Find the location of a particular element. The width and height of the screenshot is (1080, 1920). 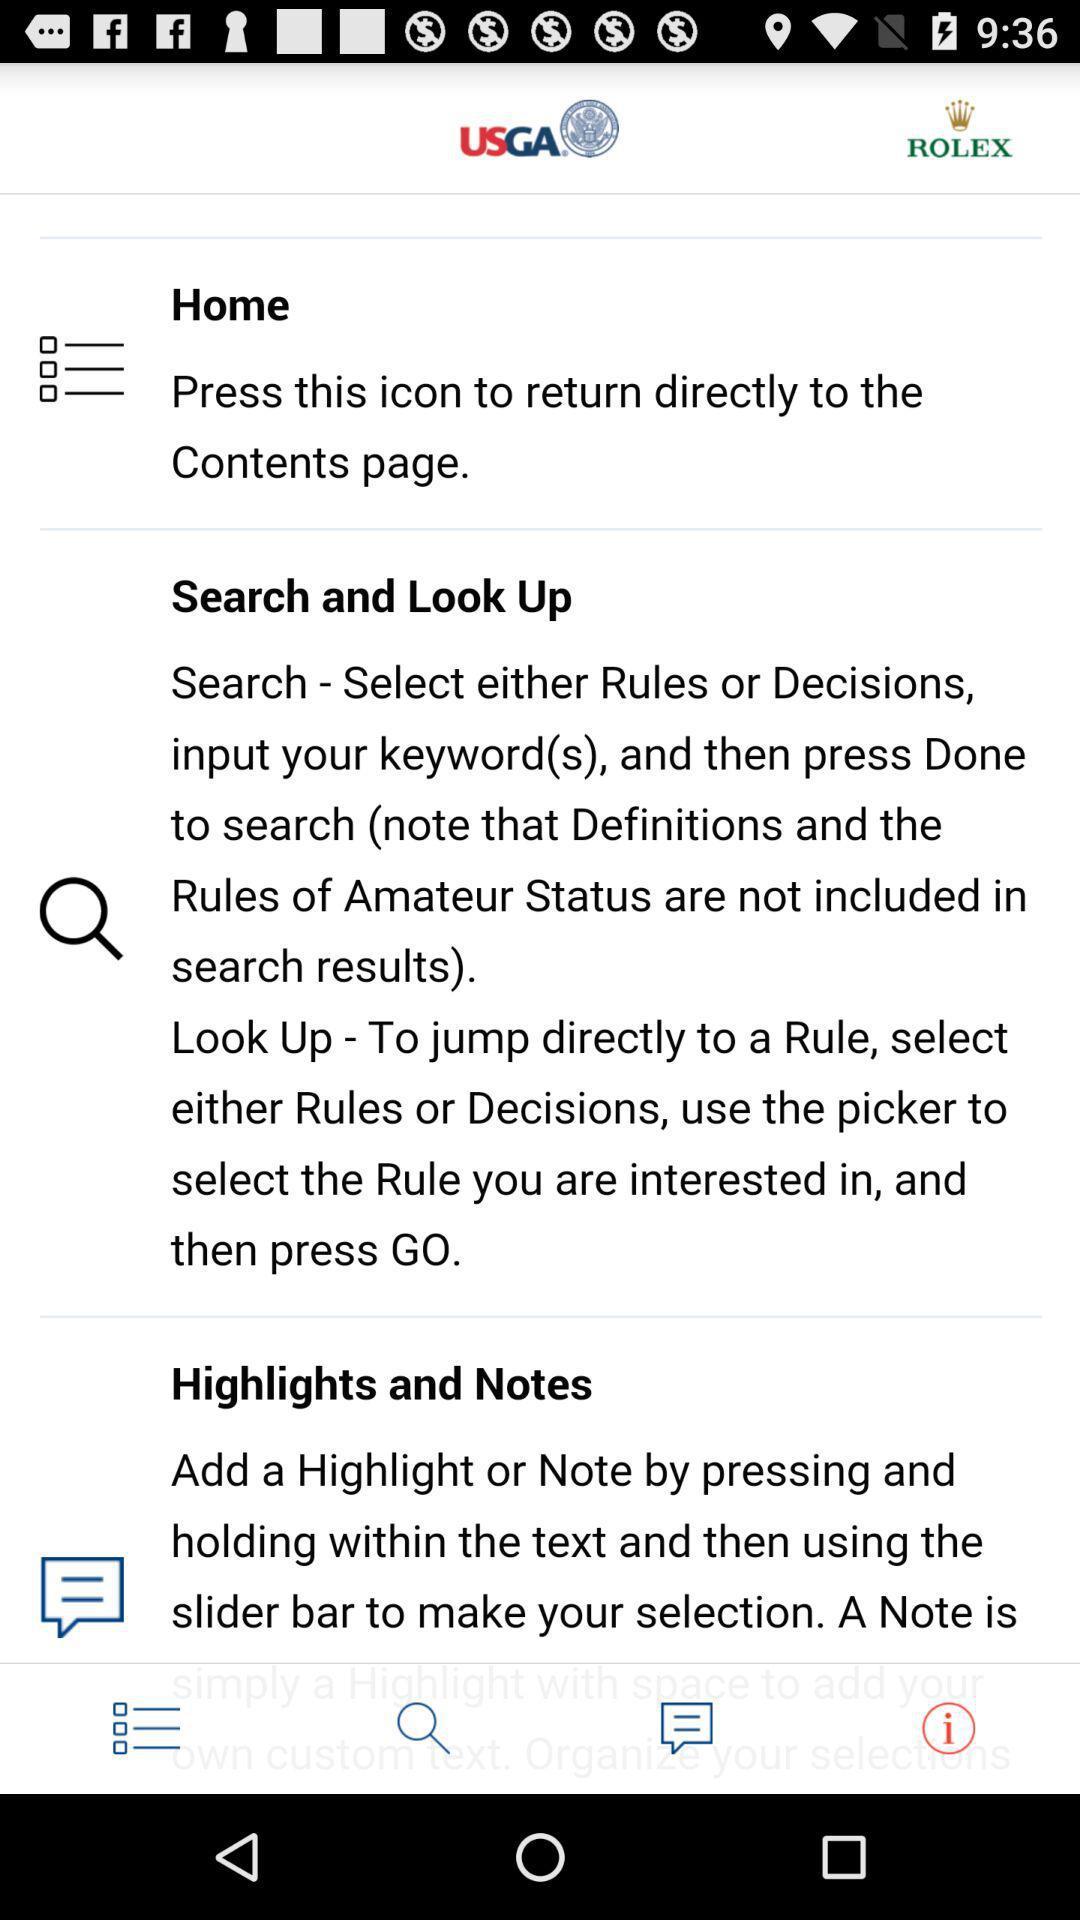

return to main page is located at coordinates (540, 127).